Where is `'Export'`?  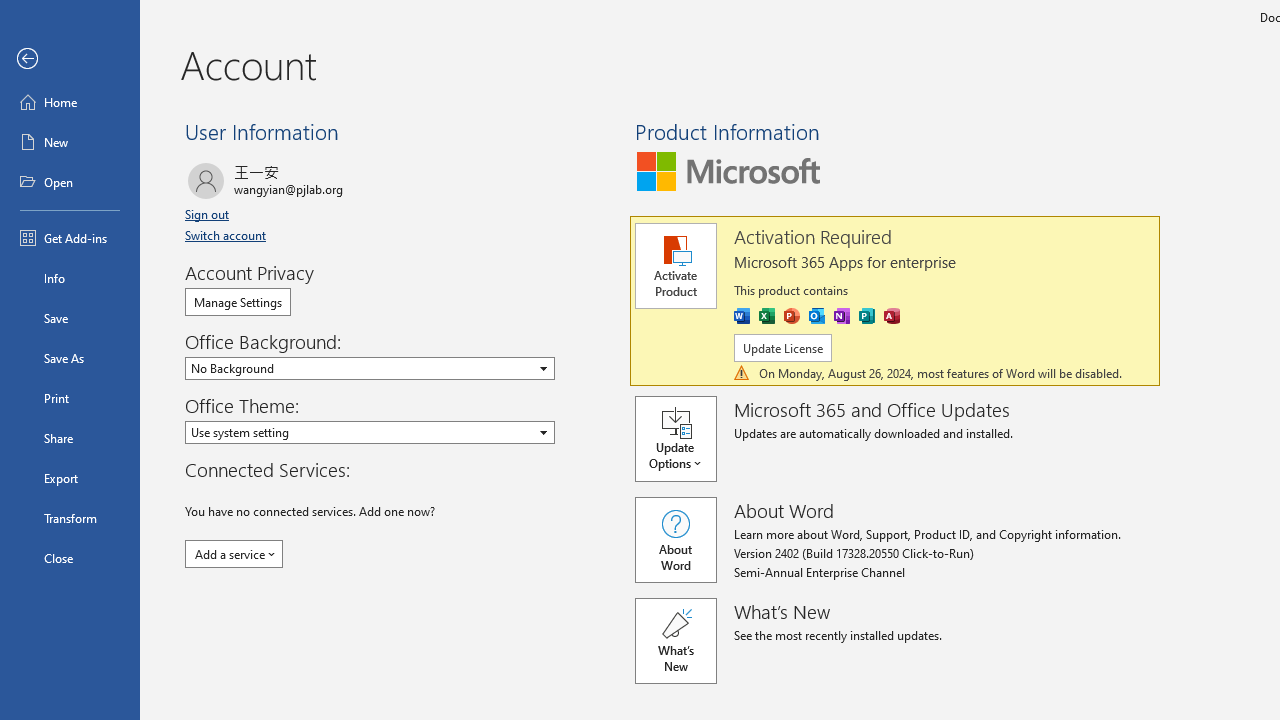
'Export' is located at coordinates (69, 478).